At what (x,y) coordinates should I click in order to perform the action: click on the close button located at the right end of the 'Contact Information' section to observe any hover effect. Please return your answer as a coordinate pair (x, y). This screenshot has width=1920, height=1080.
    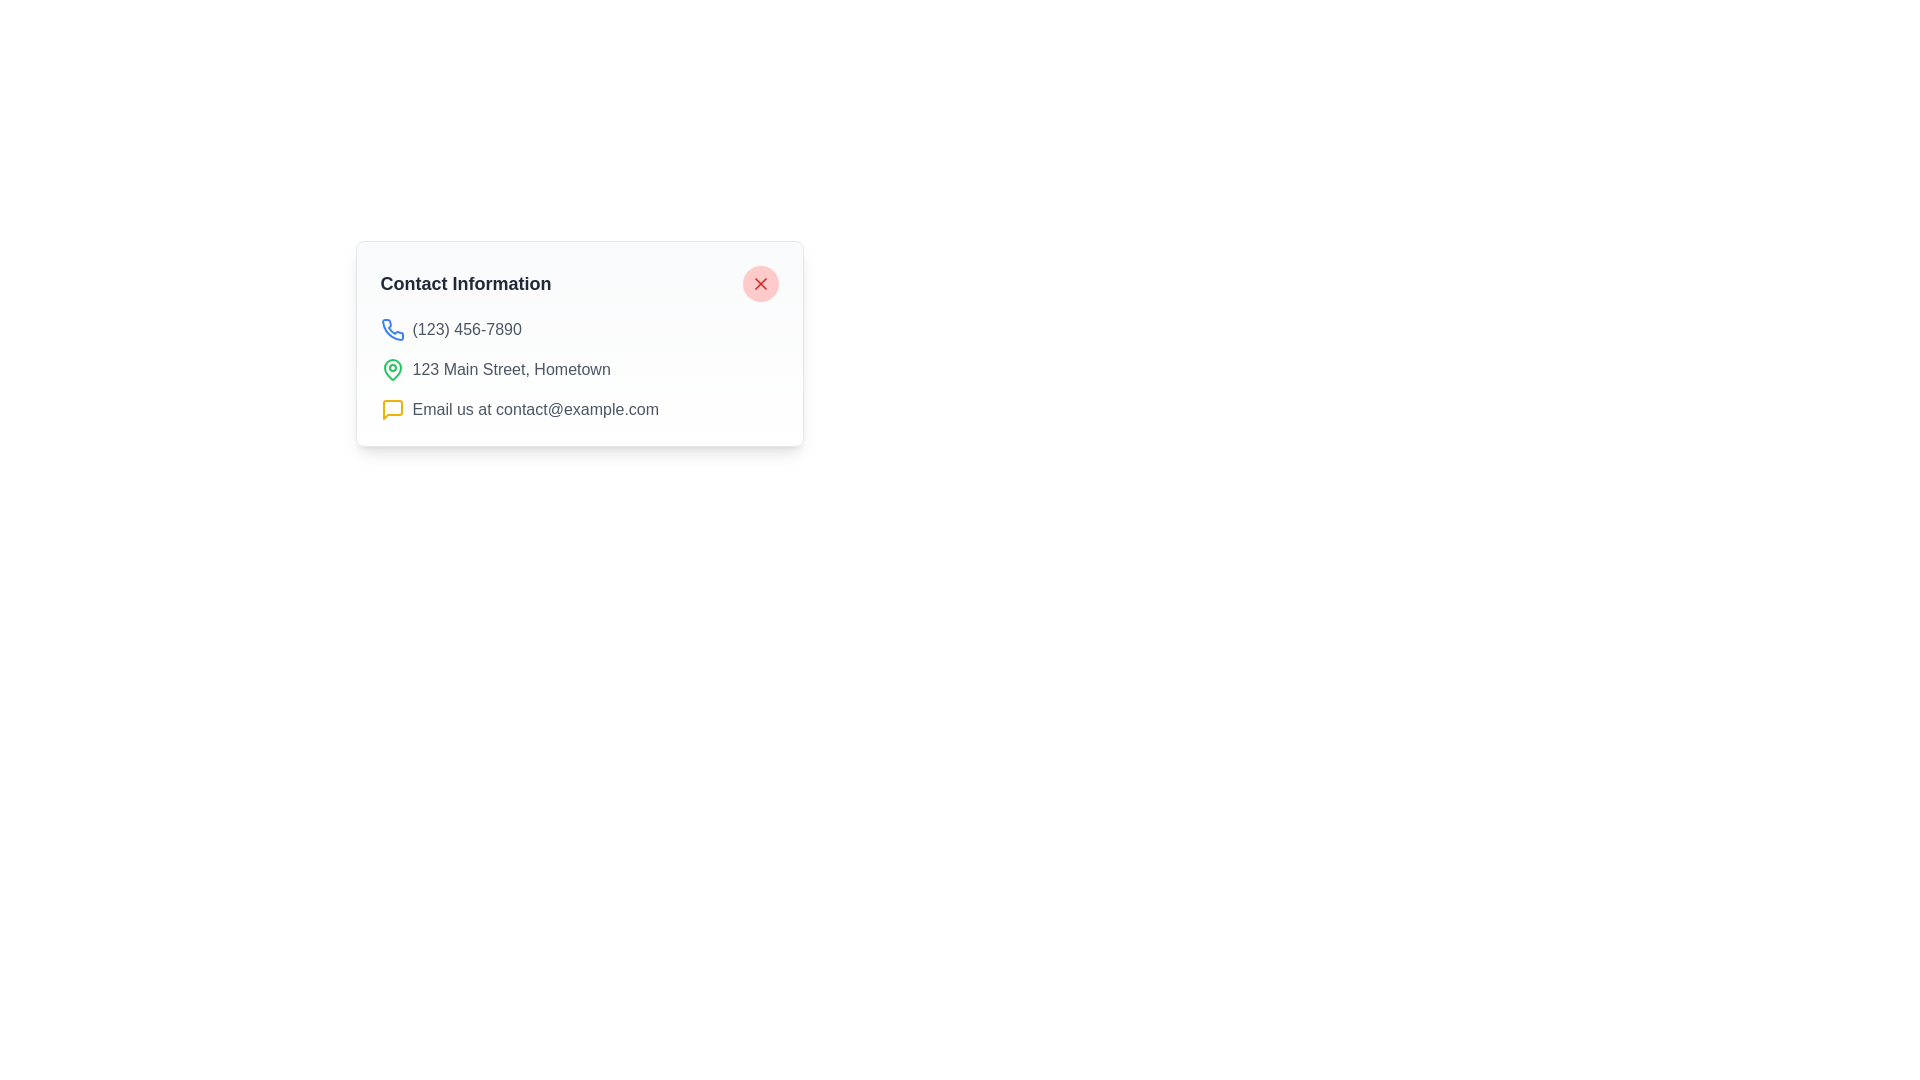
    Looking at the image, I should click on (759, 284).